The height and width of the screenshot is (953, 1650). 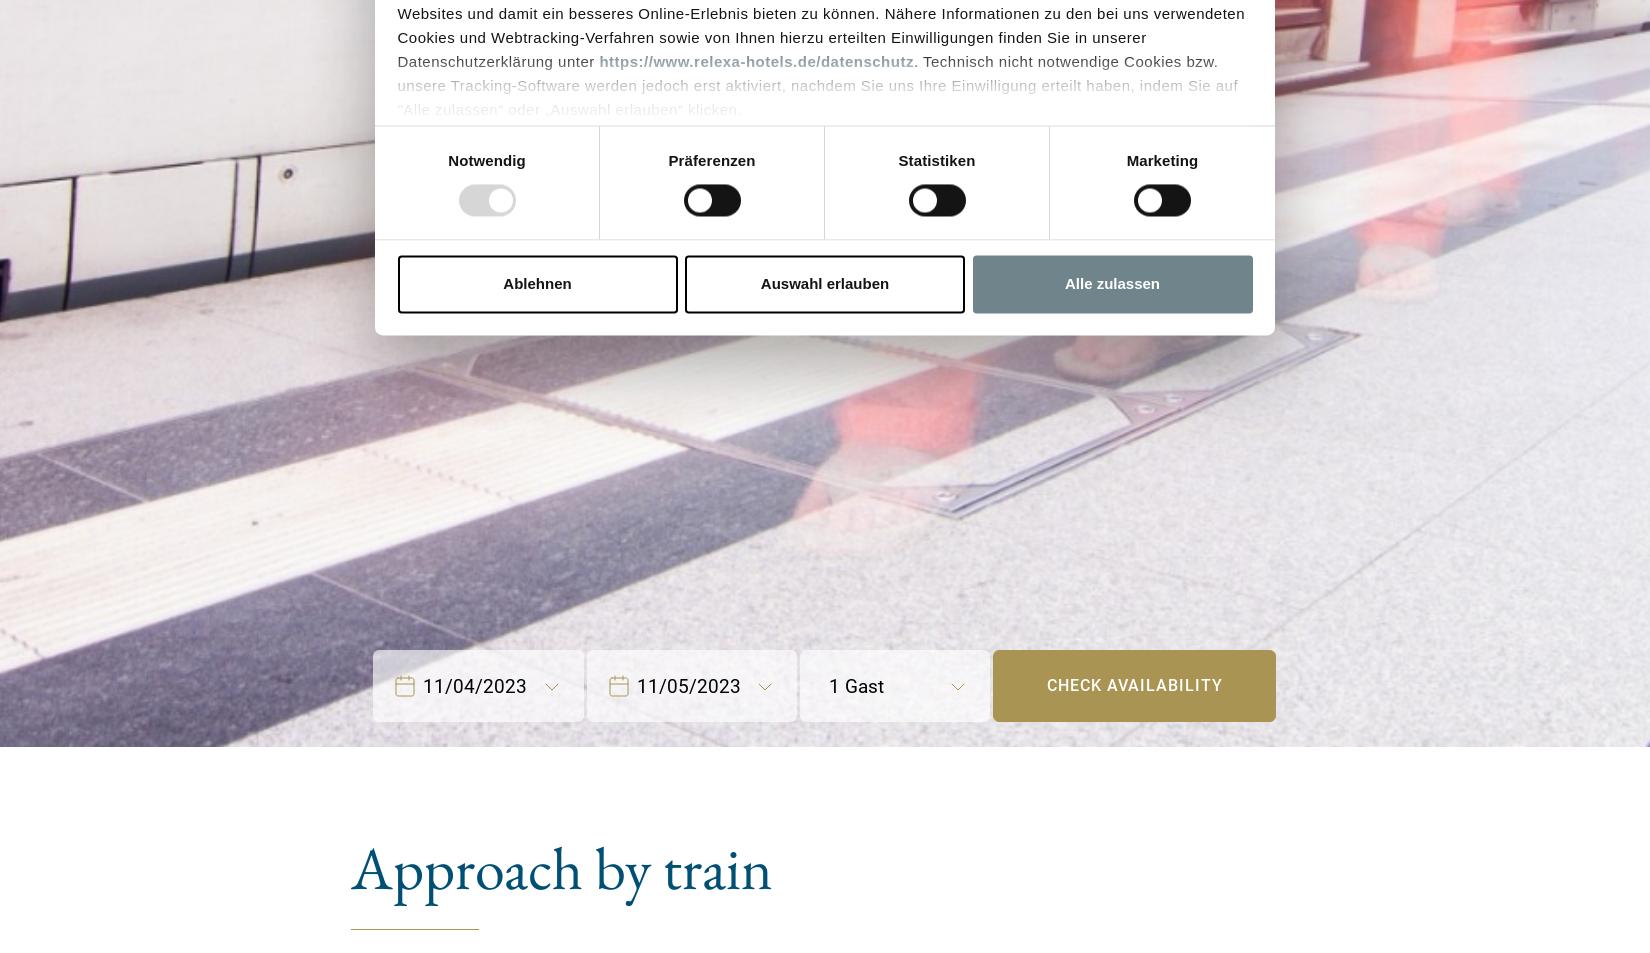 I want to click on 'Ihre Einwilligung können Sie jederzeit mit Wirkung für die Zukunft widerrufen durch Klicken des nachfolgenden Buttons/Links: „Ablehnen“. Sie können Ihren Browser so einstellen, dass er Sie über die Platzierung von Cookies informiert. So wird der Gebrauch von Cookies für Sie transparent. Wenn Sie die Nutzung von Cookies völlig ausschließen, können Sie einzelne Funktionen unserer Website - inklusive der Möglichkeit zum Cookie-basierten Opt-Out vom Tracking - nicht verwenden.', so click(x=816, y=371).